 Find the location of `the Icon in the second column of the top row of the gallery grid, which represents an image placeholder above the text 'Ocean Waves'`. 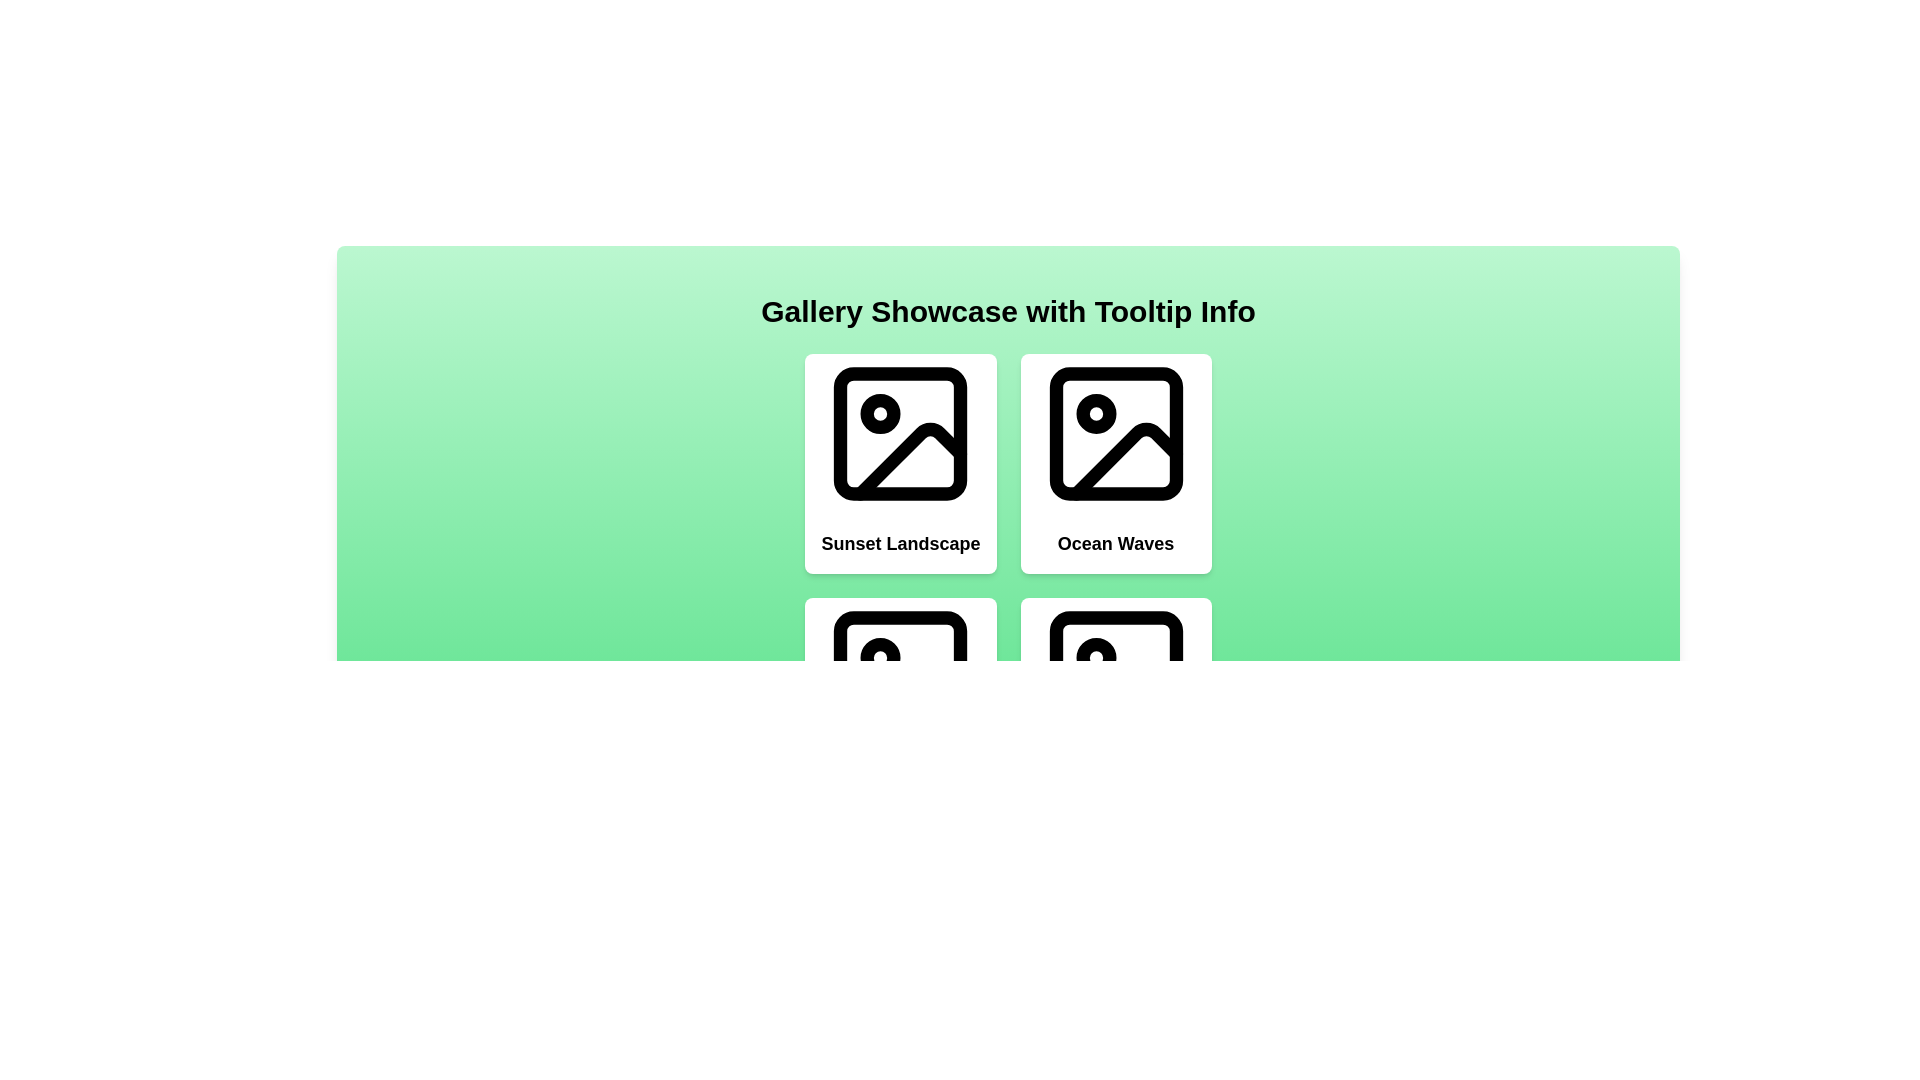

the Icon in the second column of the top row of the gallery grid, which represents an image placeholder above the text 'Ocean Waves' is located at coordinates (1115, 433).